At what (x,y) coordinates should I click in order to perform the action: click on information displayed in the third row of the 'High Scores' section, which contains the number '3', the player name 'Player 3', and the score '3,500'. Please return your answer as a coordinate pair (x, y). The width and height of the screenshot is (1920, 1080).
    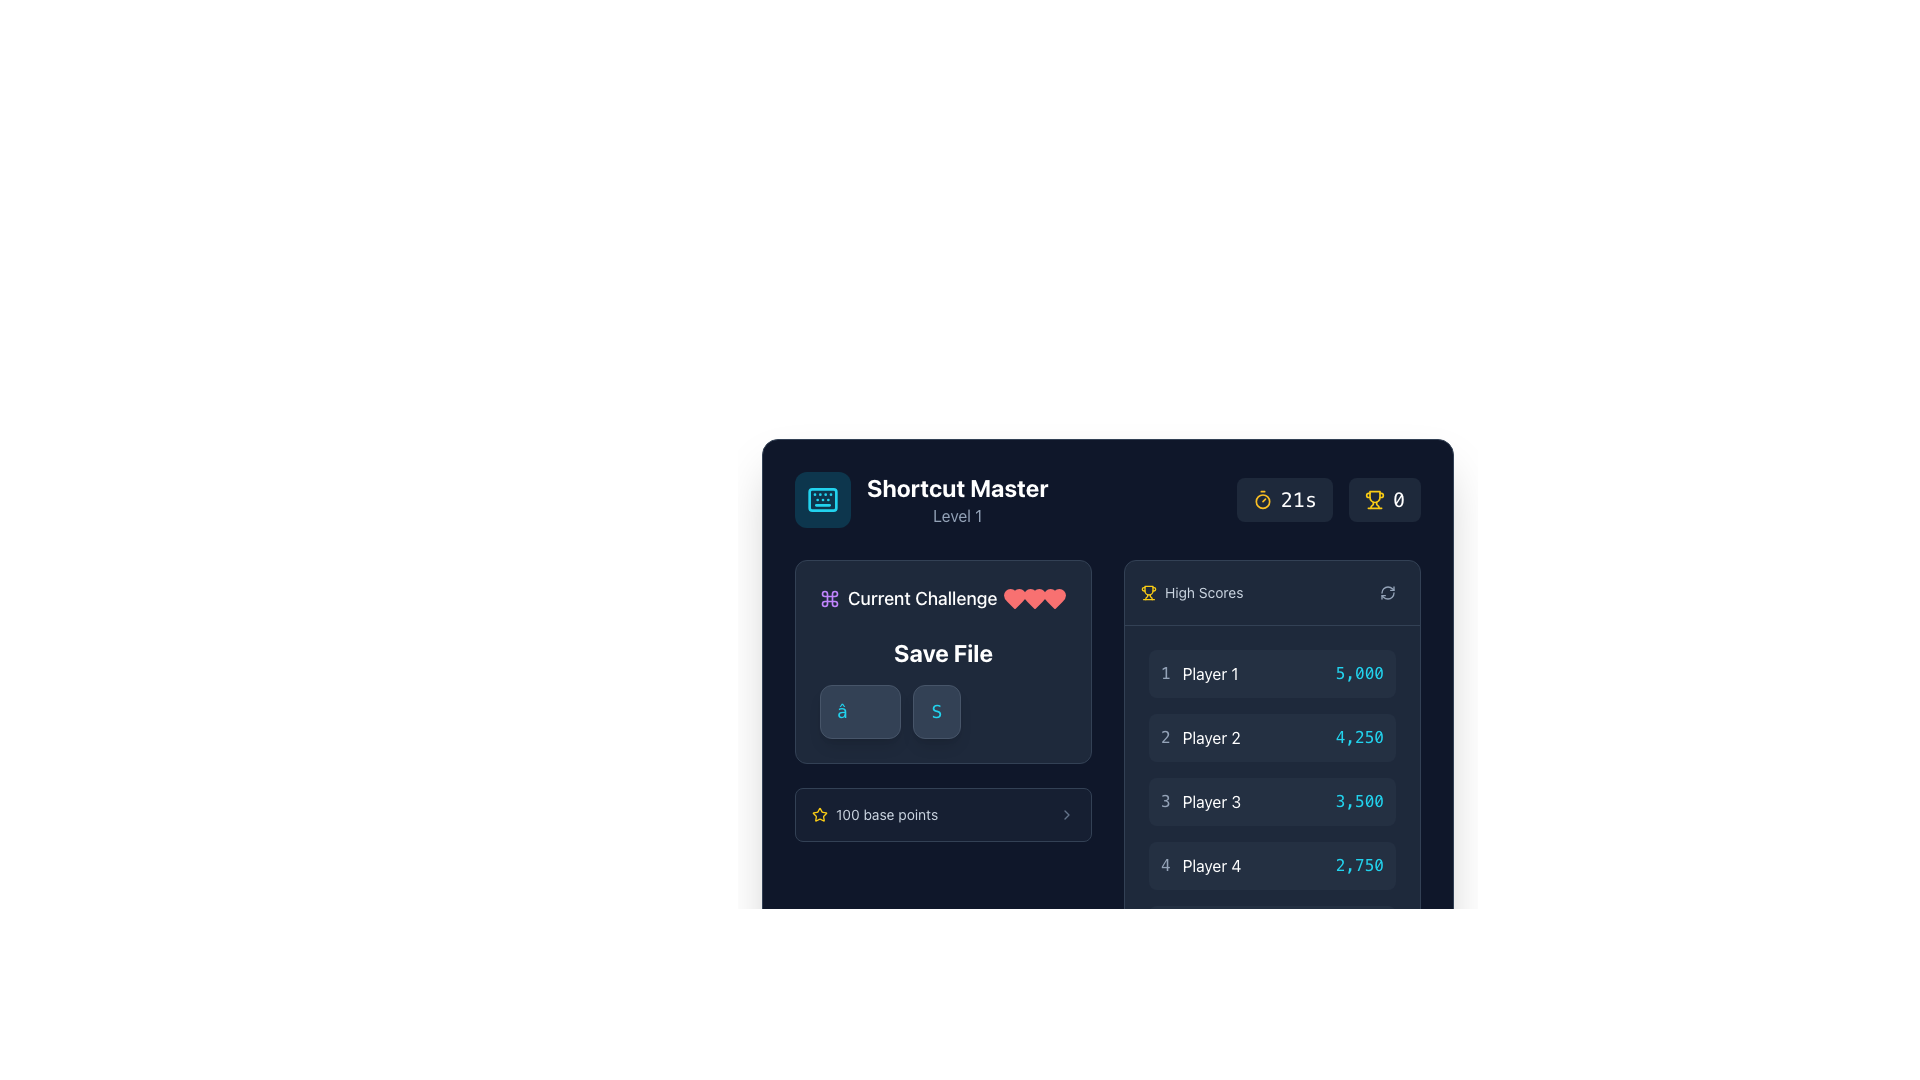
    Looking at the image, I should click on (1271, 801).